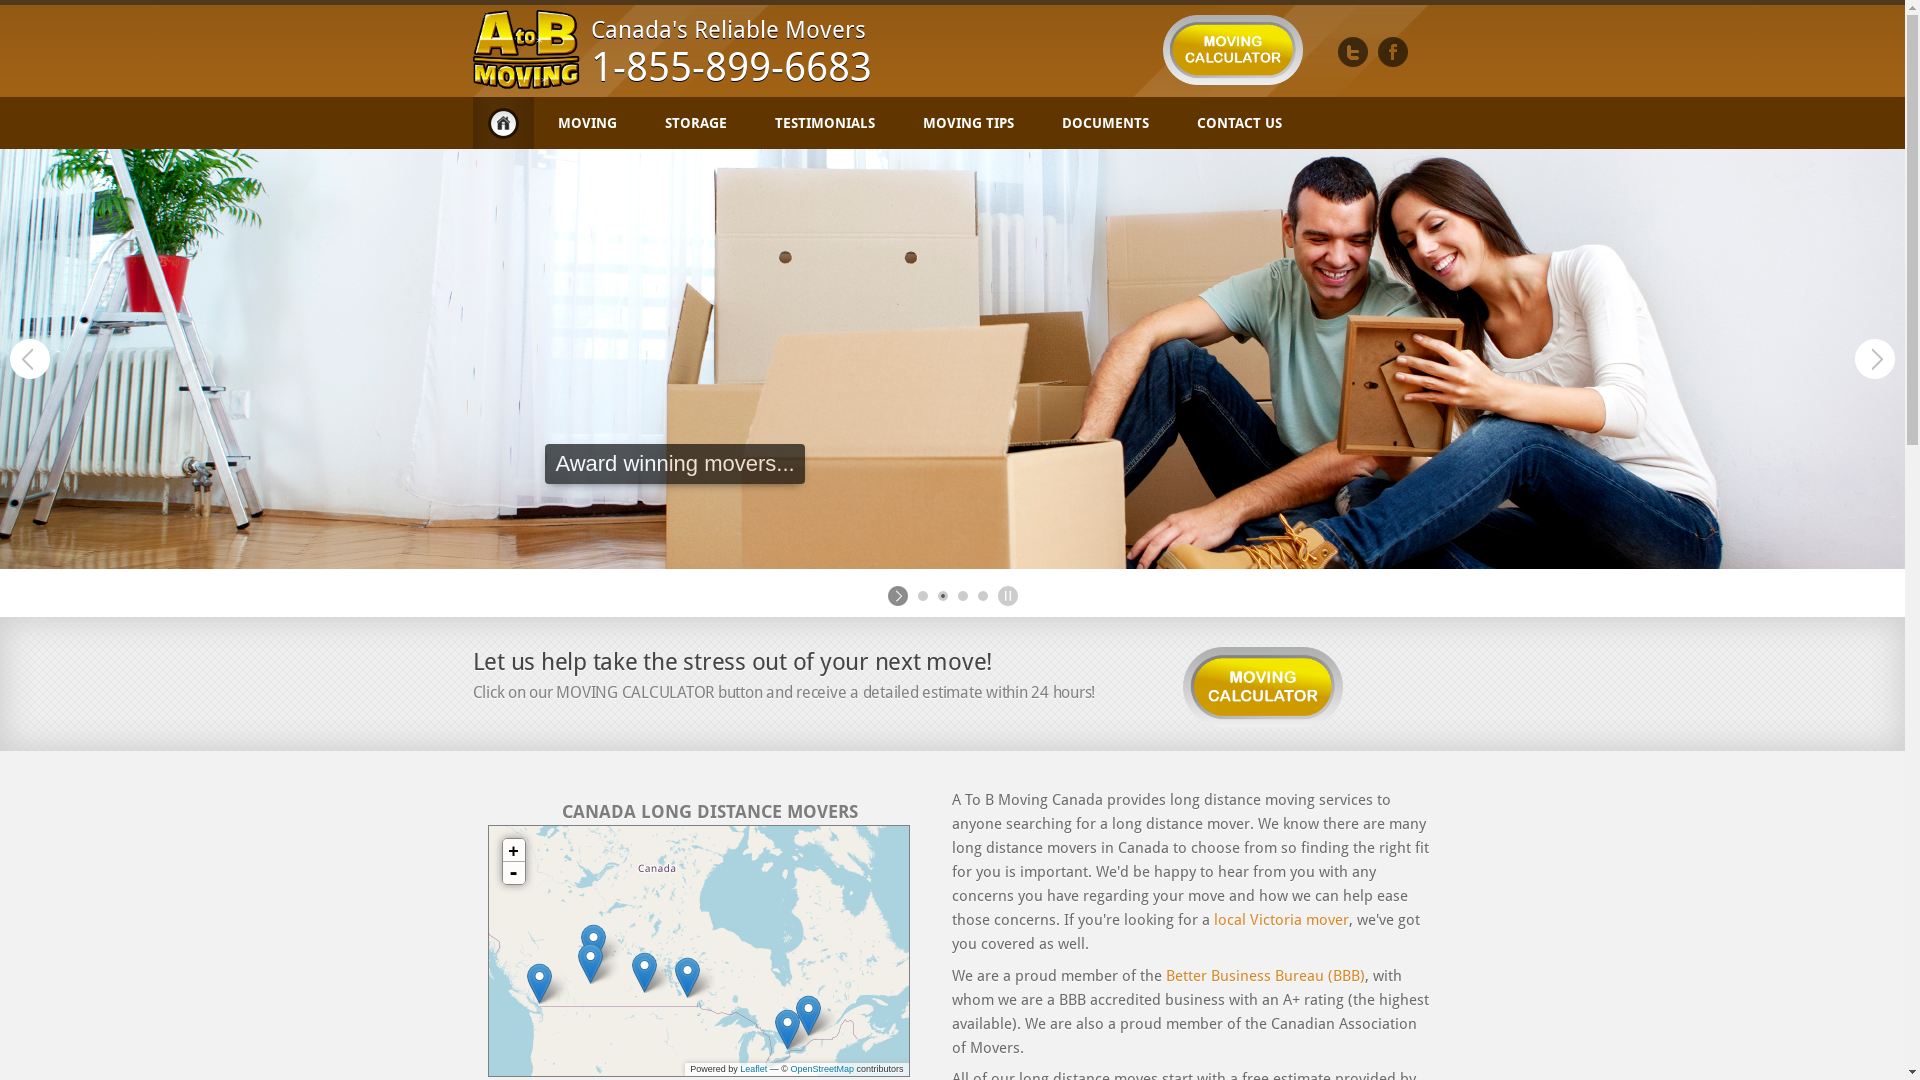 The image size is (1920, 1080). I want to click on 'Follow us!', so click(1353, 50).